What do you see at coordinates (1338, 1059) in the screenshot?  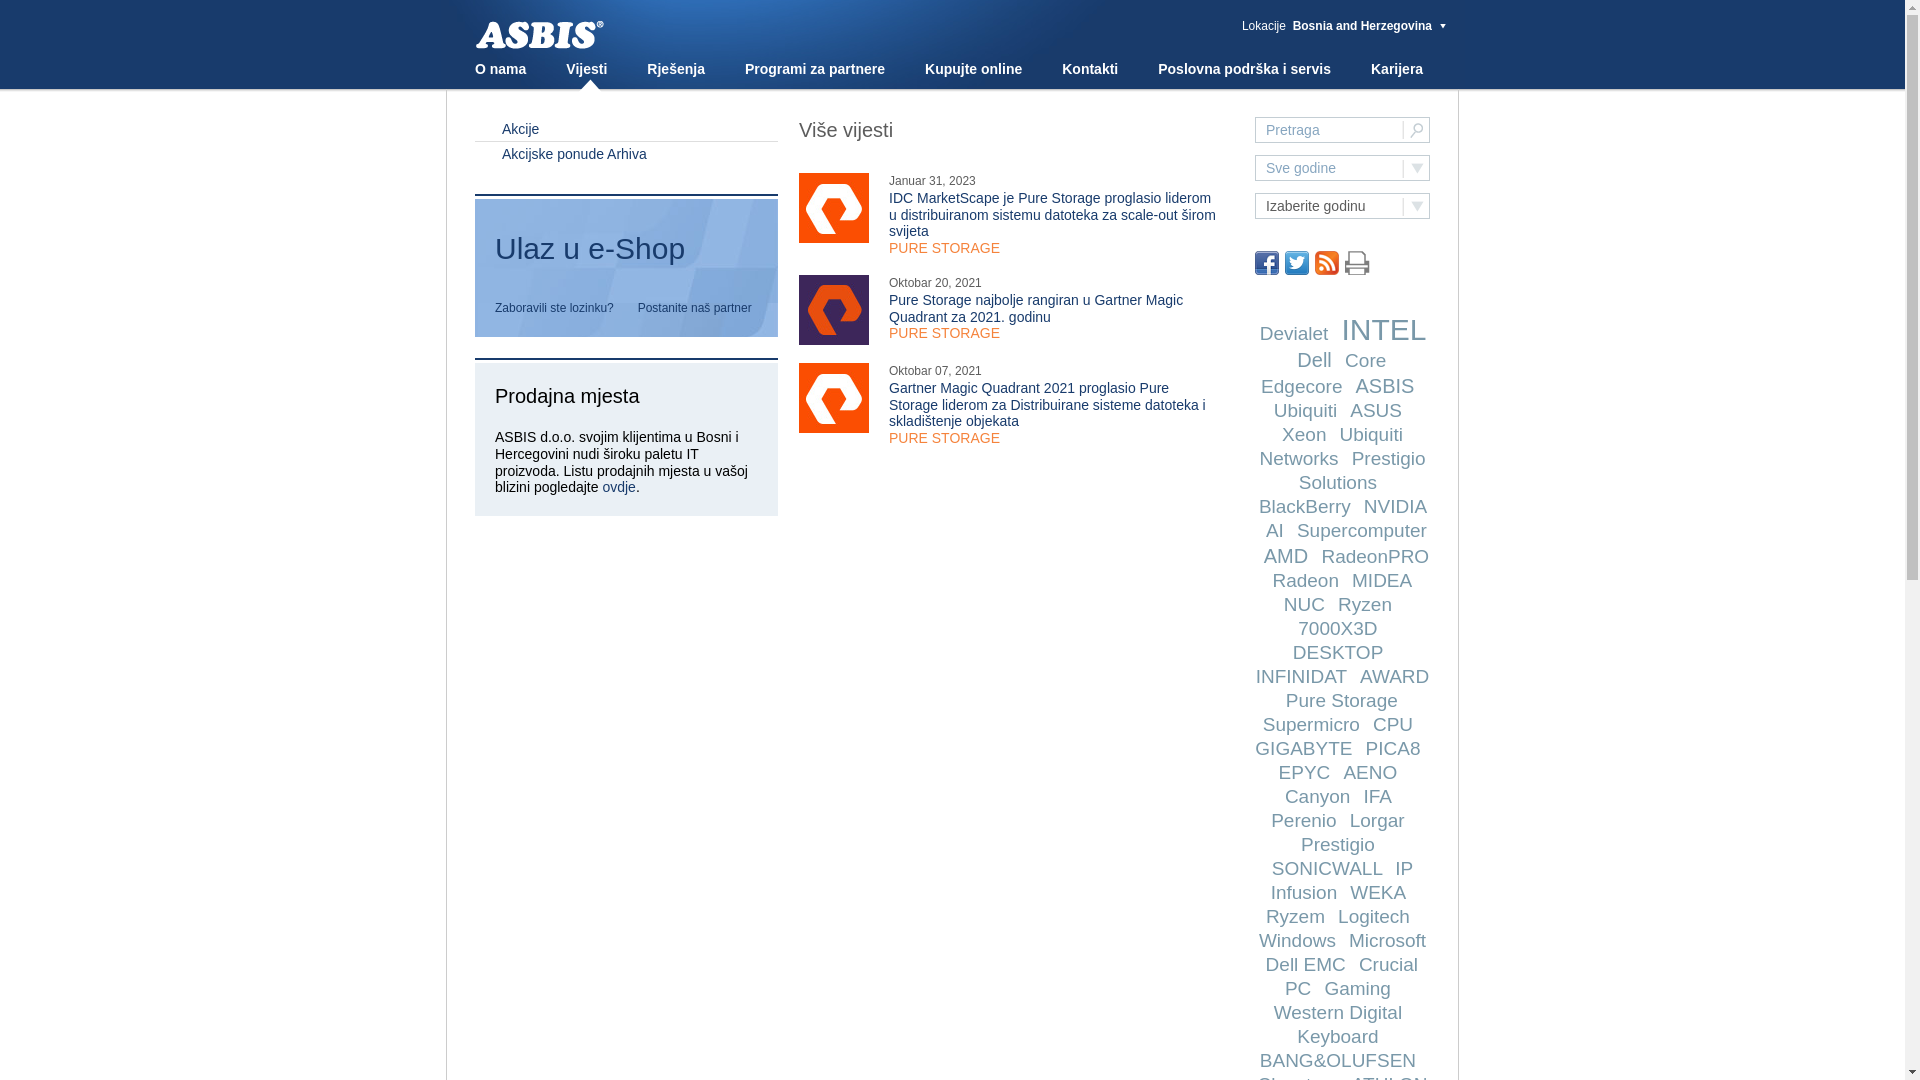 I see `'BANG&OLUFSEN'` at bounding box center [1338, 1059].